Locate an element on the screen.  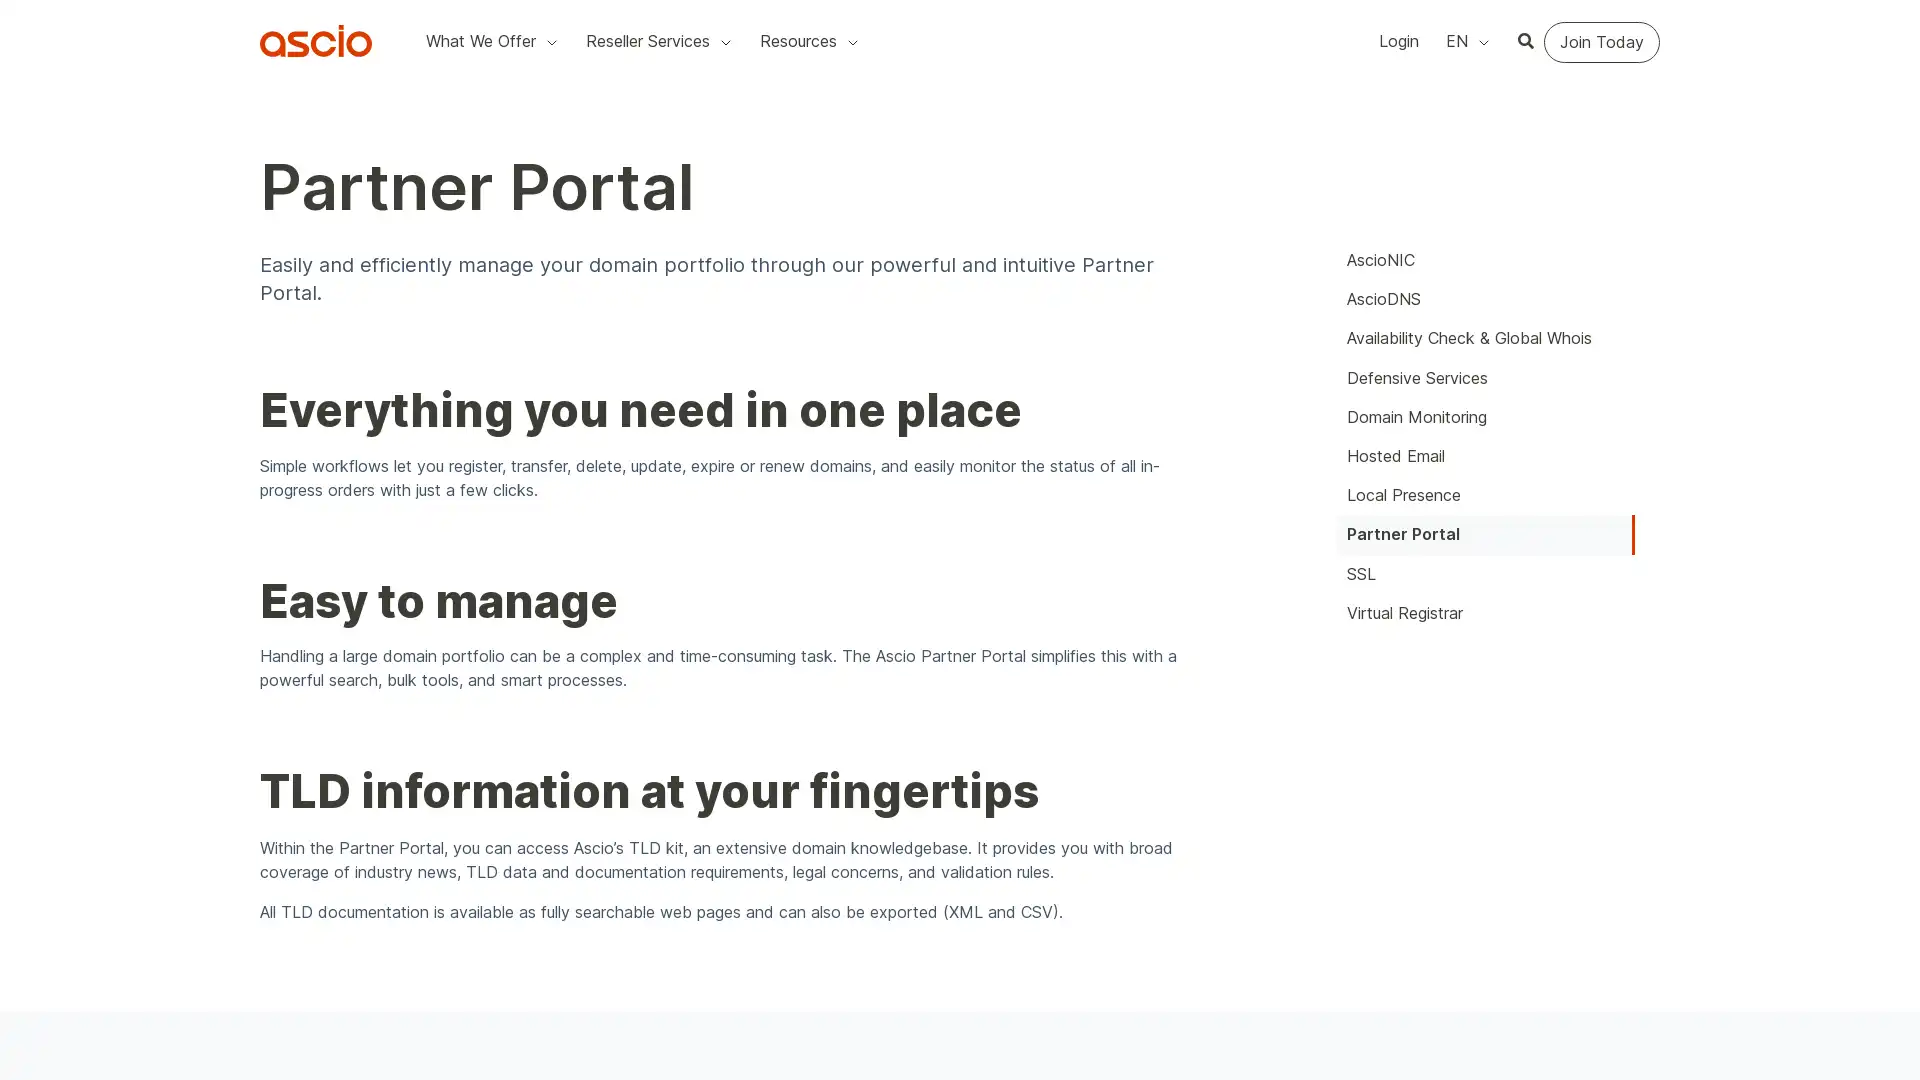
Accept is located at coordinates (1232, 160).